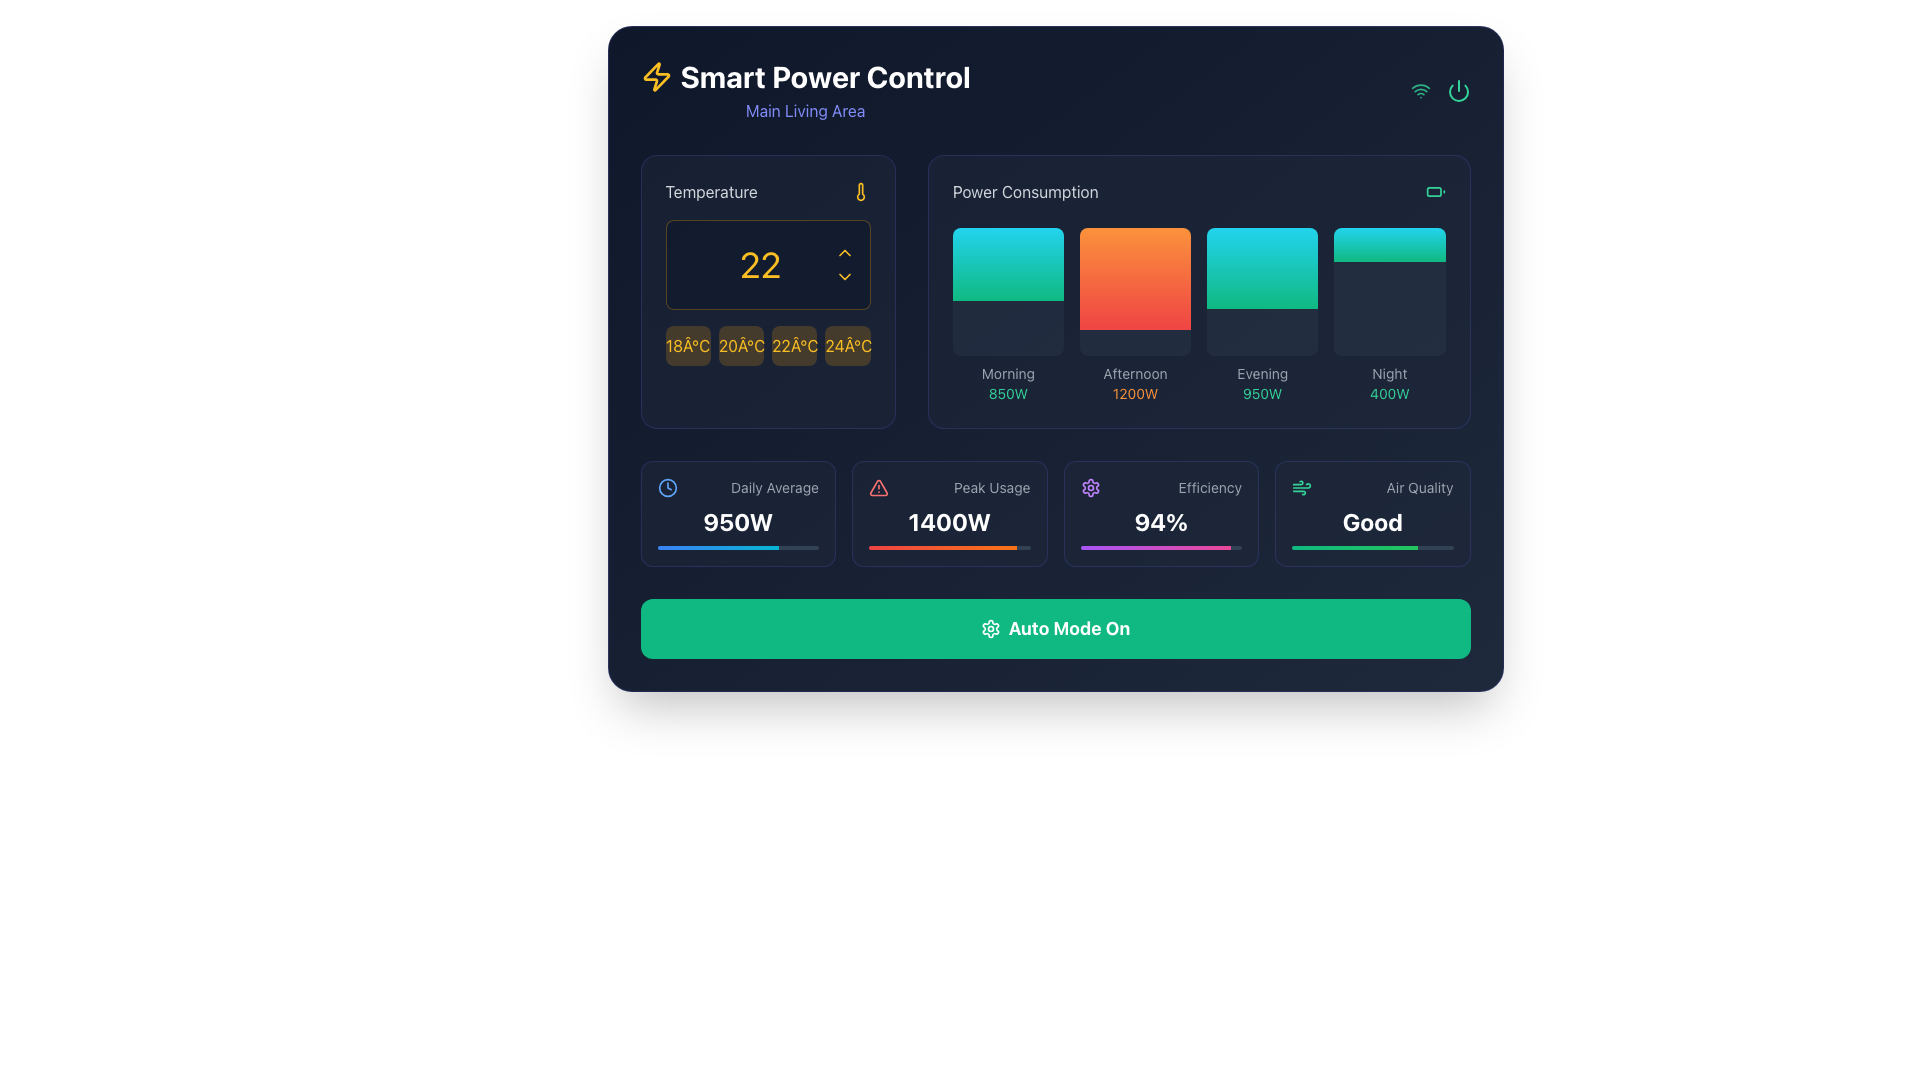 The width and height of the screenshot is (1920, 1080). I want to click on the static text label 'Peak Usage' located at the bottom center of the interface, adjacent to an alert icon and above the value '1400W', so click(992, 488).